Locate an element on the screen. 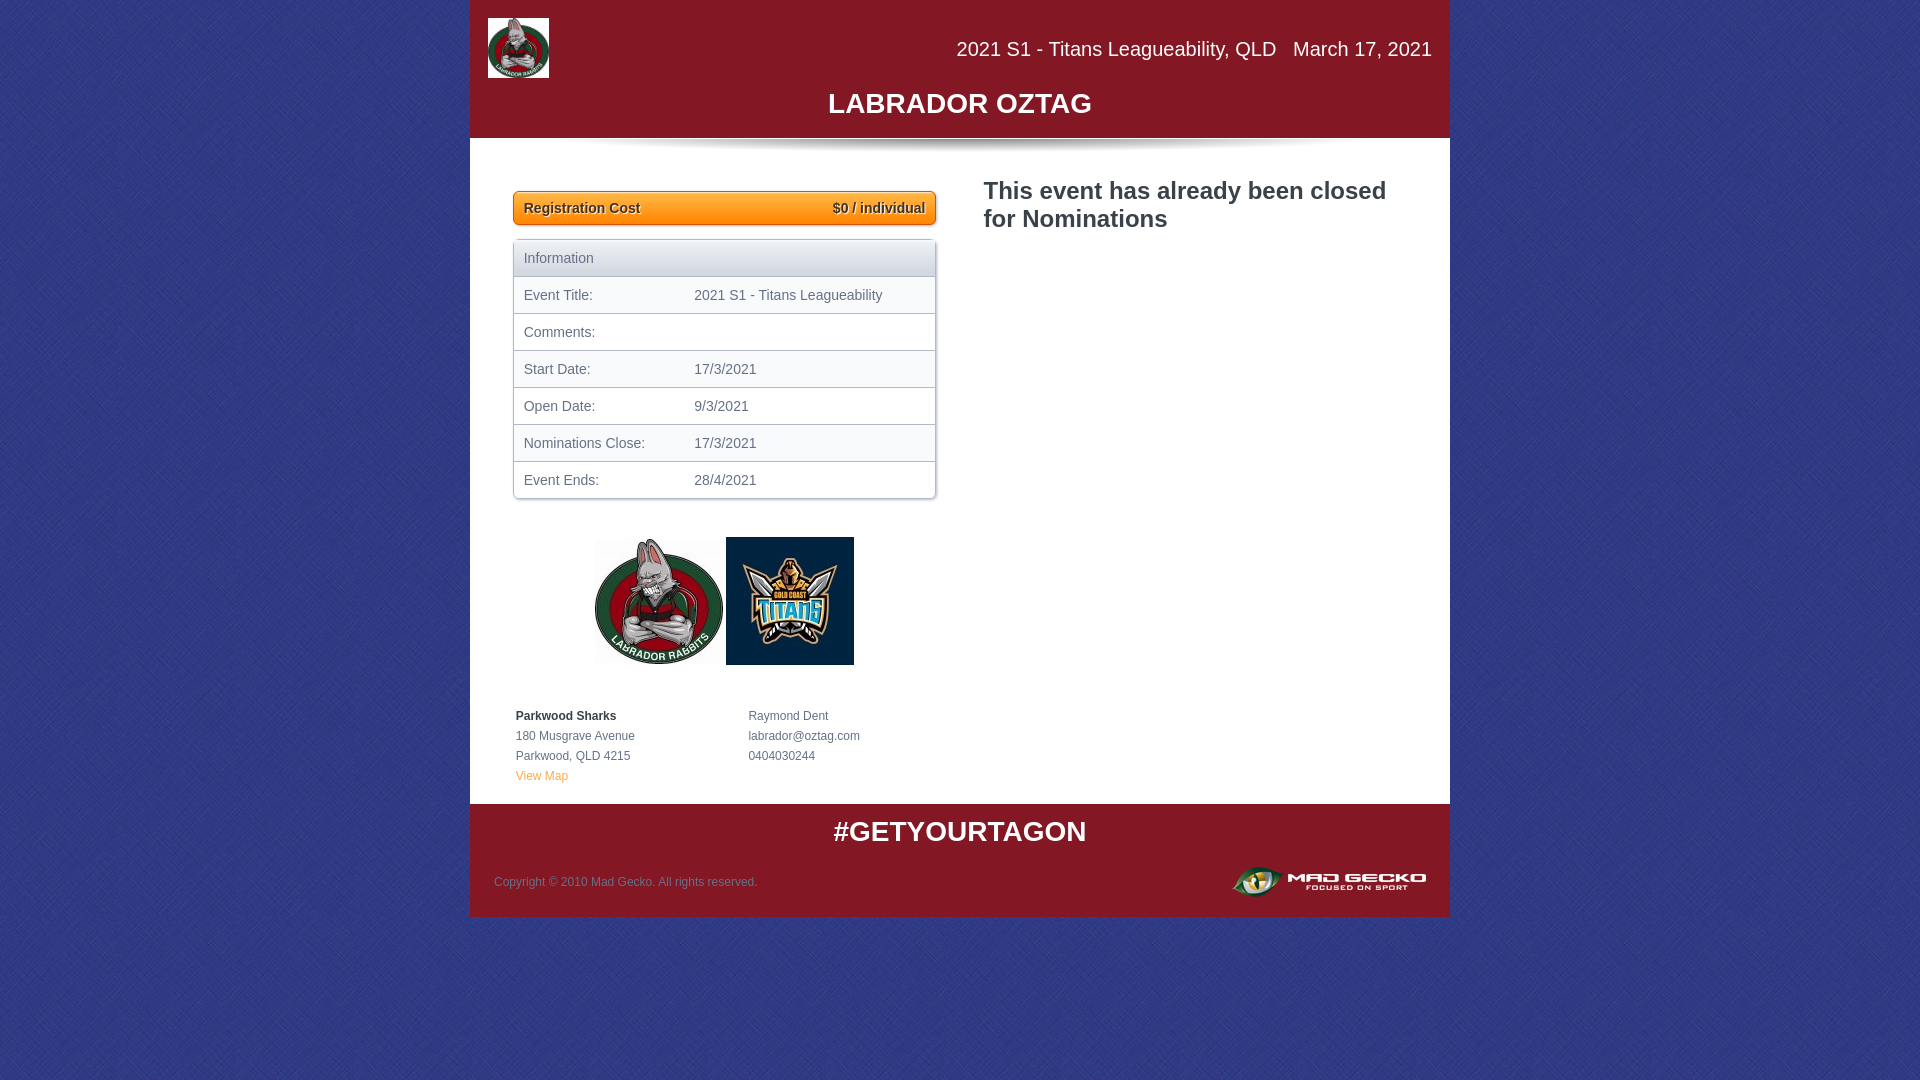  'View Map' is located at coordinates (542, 774).